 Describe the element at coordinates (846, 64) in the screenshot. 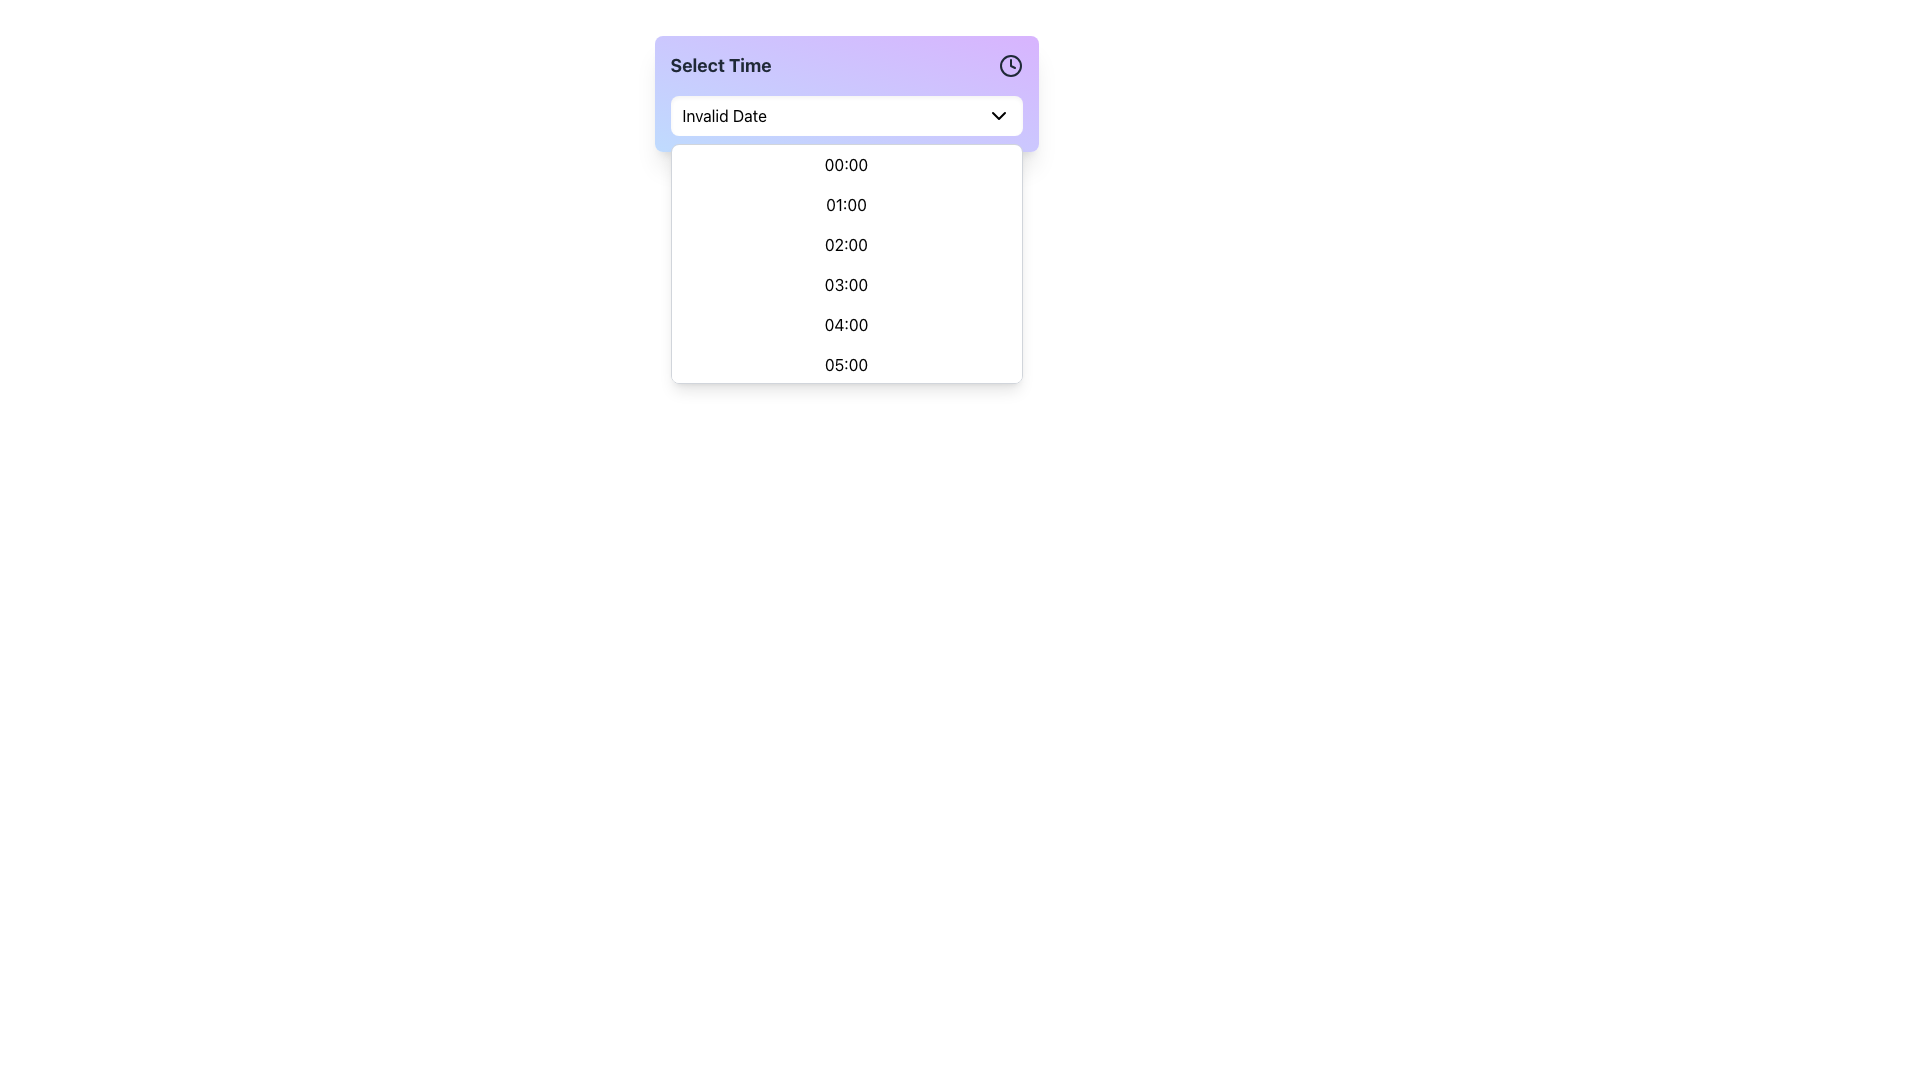

I see `the clock icon located on the far right of the Header bar, which serves as a title for selecting a time` at that location.